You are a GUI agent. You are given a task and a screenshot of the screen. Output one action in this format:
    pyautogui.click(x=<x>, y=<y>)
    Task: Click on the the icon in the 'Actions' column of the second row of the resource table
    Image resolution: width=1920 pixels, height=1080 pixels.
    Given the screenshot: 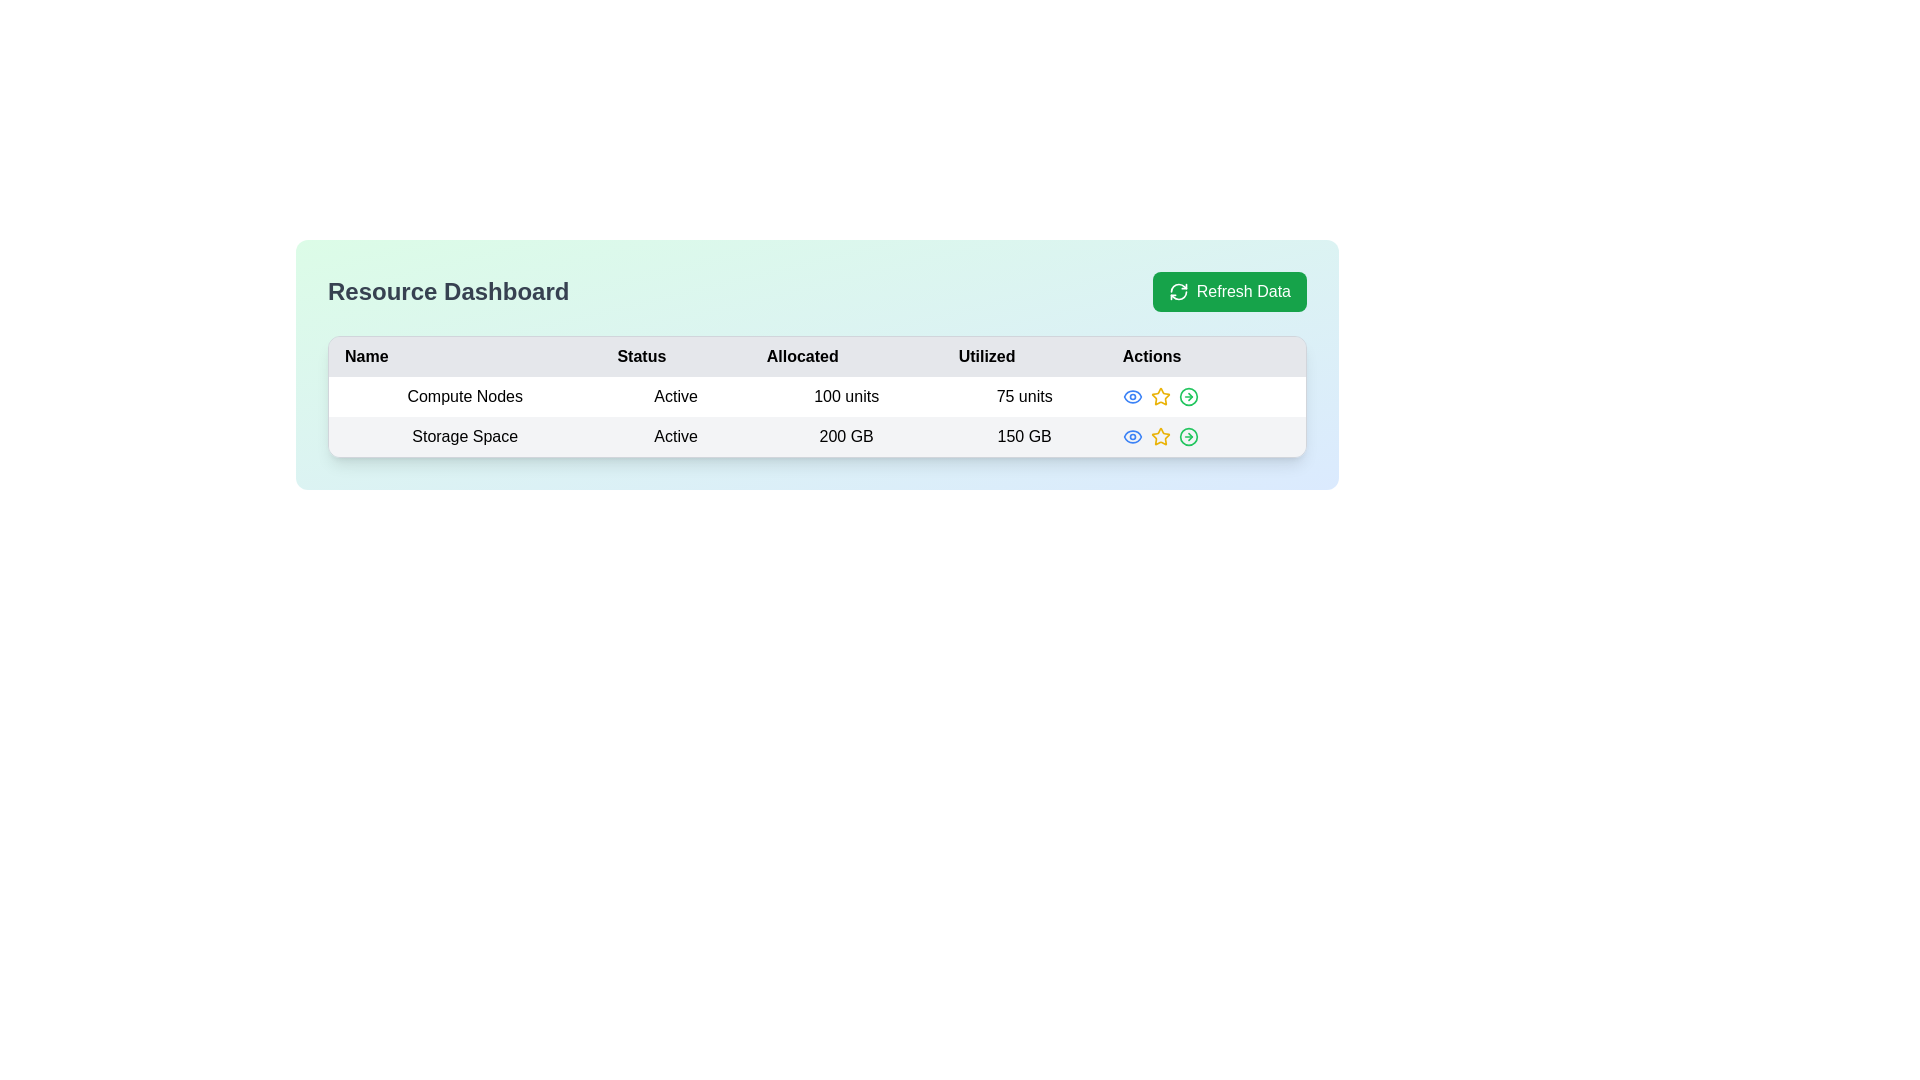 What is the action you would take?
    pyautogui.click(x=1160, y=396)
    